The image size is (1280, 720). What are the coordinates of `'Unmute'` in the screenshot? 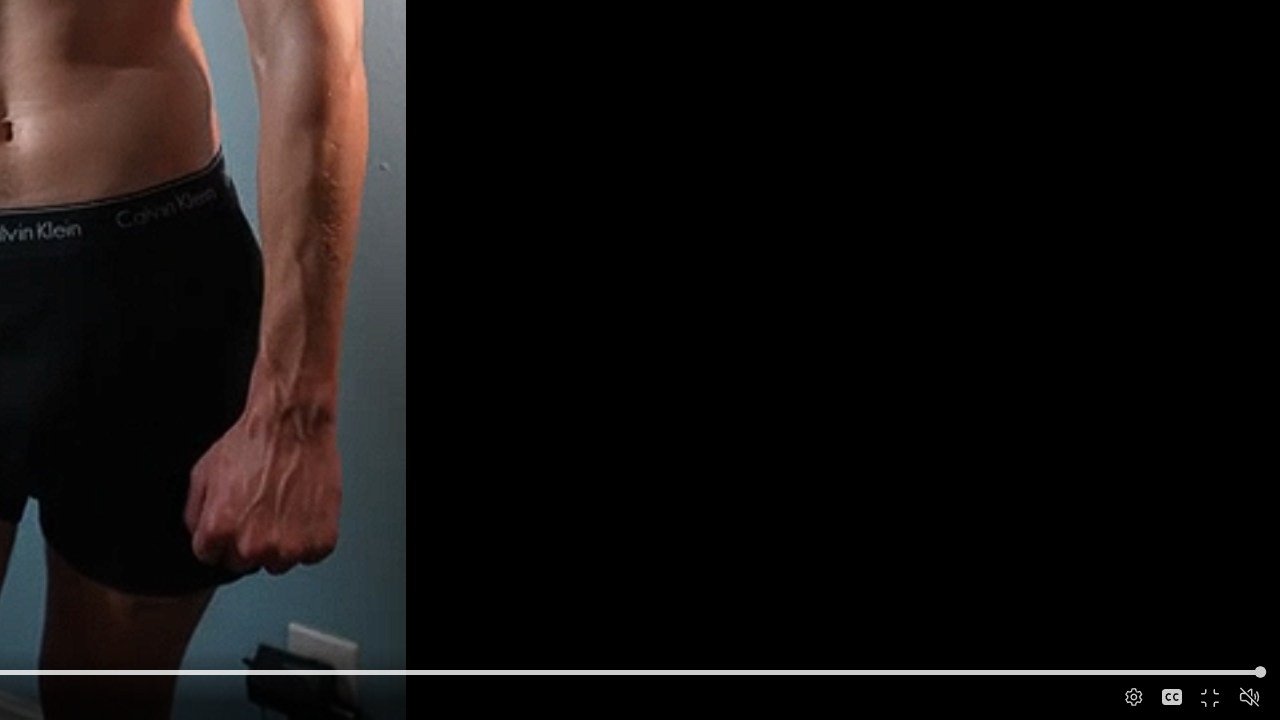 It's located at (1248, 695).